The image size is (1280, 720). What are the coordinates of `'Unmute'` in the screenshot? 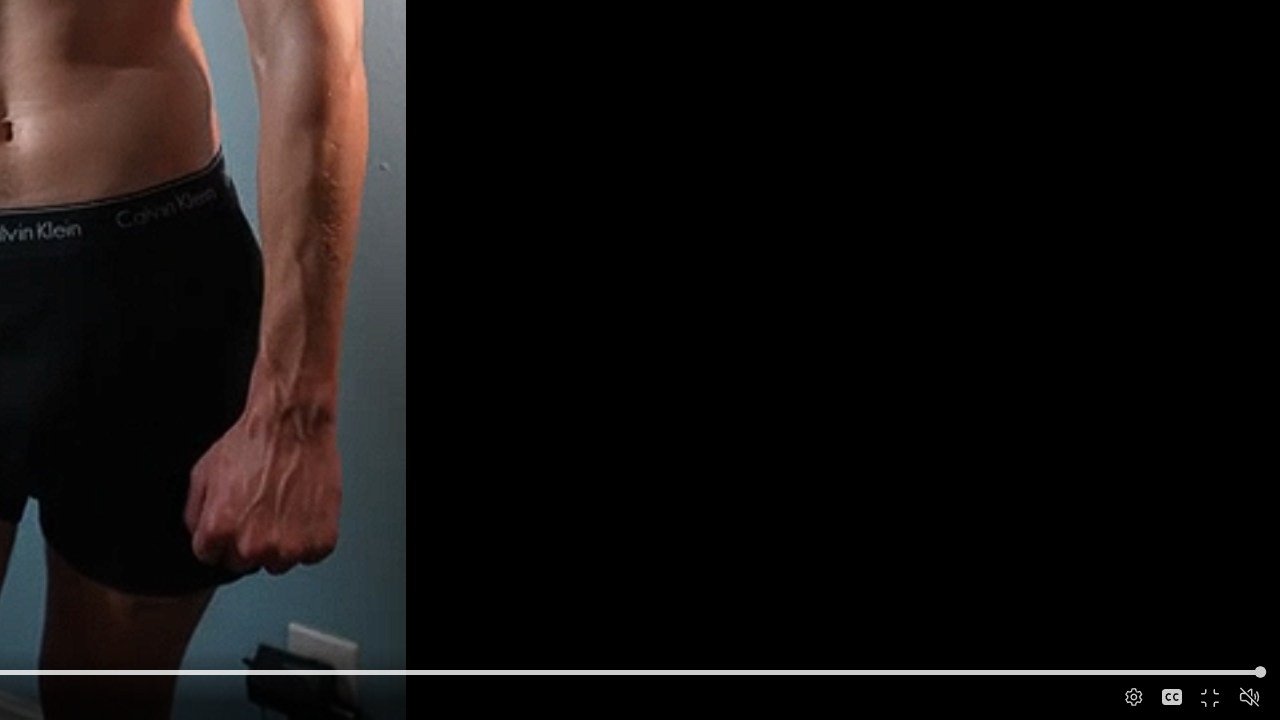 It's located at (1248, 695).